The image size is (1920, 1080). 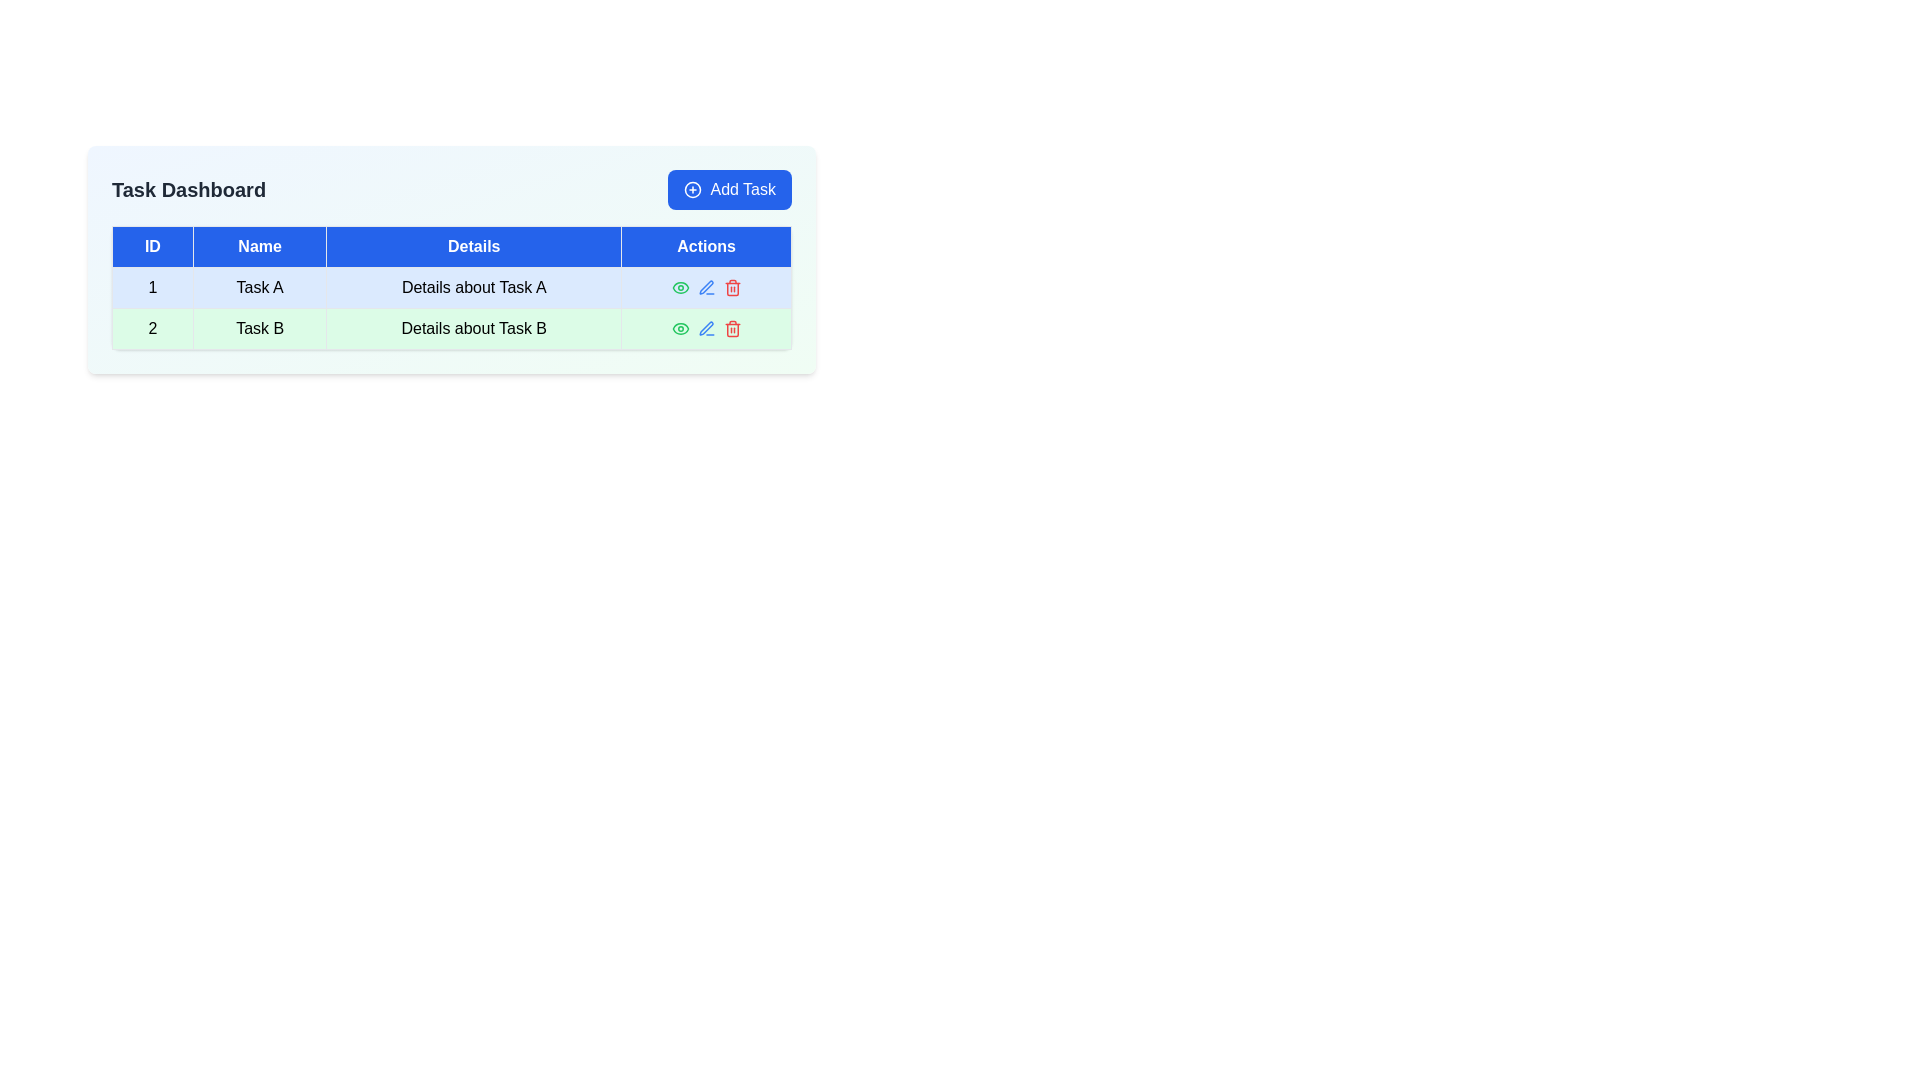 What do you see at coordinates (693, 189) in the screenshot?
I see `the decorative '+' icon located within the 'Add Task' button at the top-right corner of the card interface` at bounding box center [693, 189].